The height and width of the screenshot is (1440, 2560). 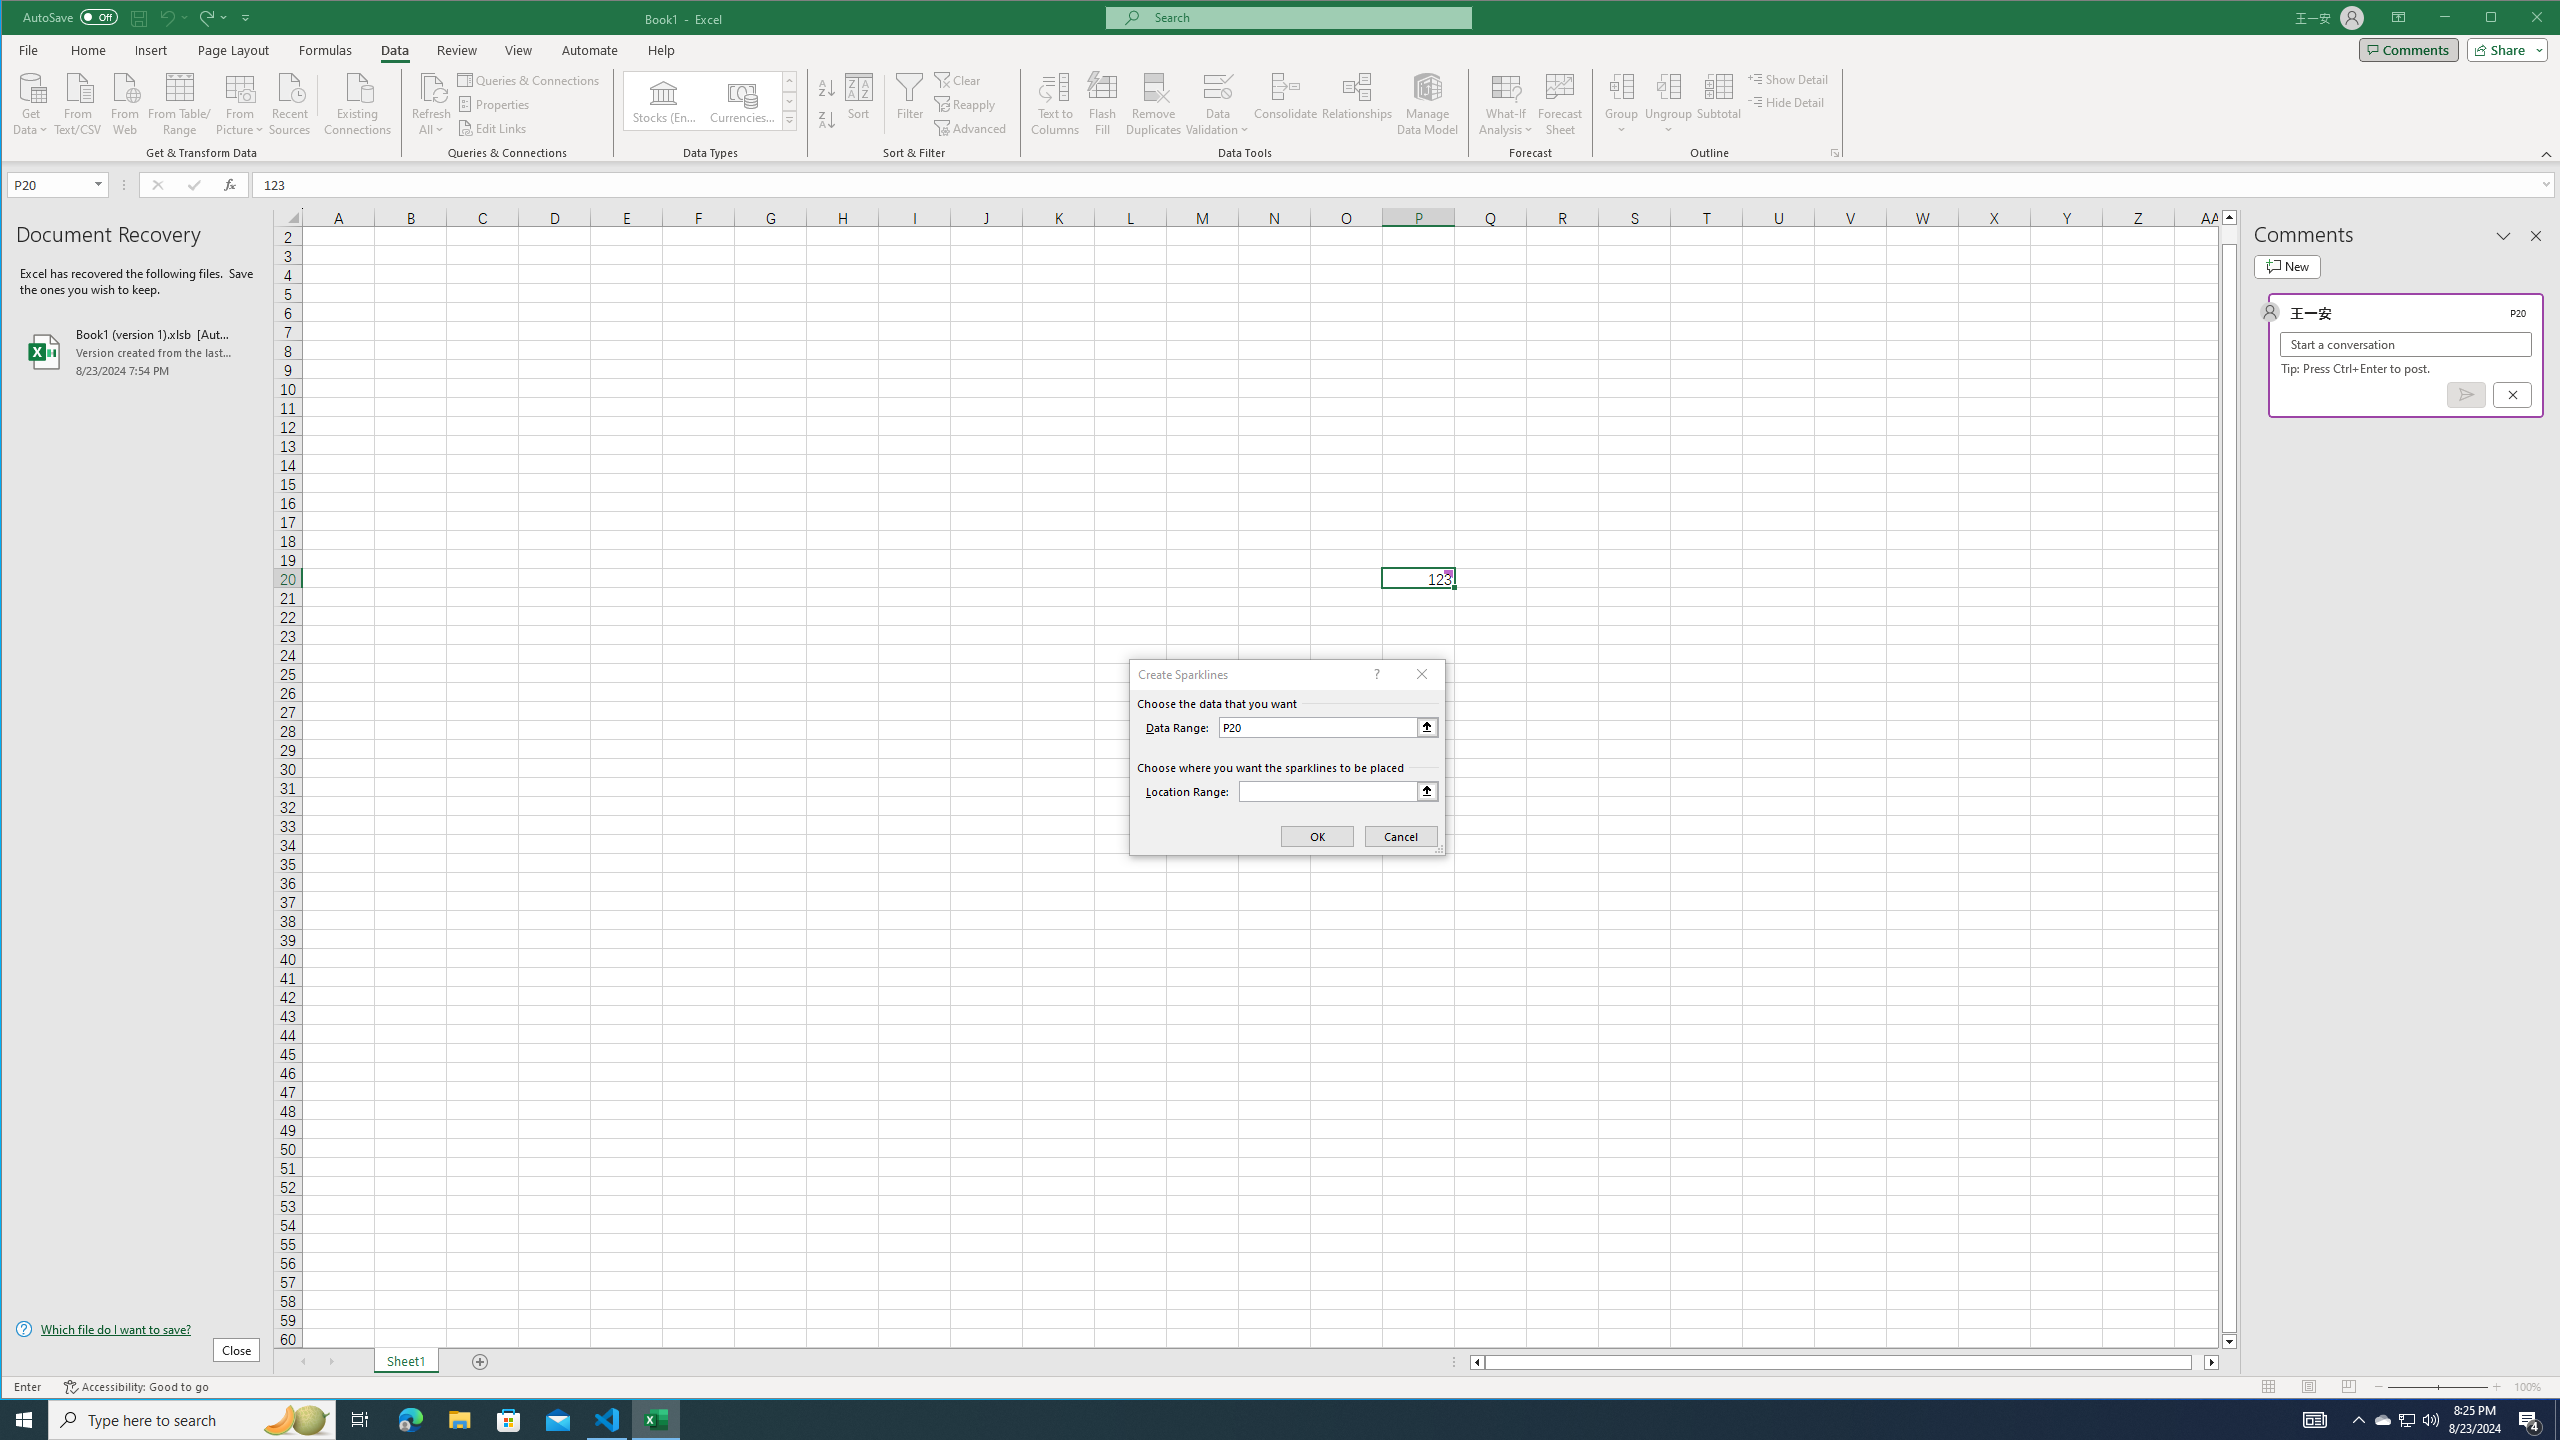 I want to click on 'Stocks (English)', so click(x=664, y=100).